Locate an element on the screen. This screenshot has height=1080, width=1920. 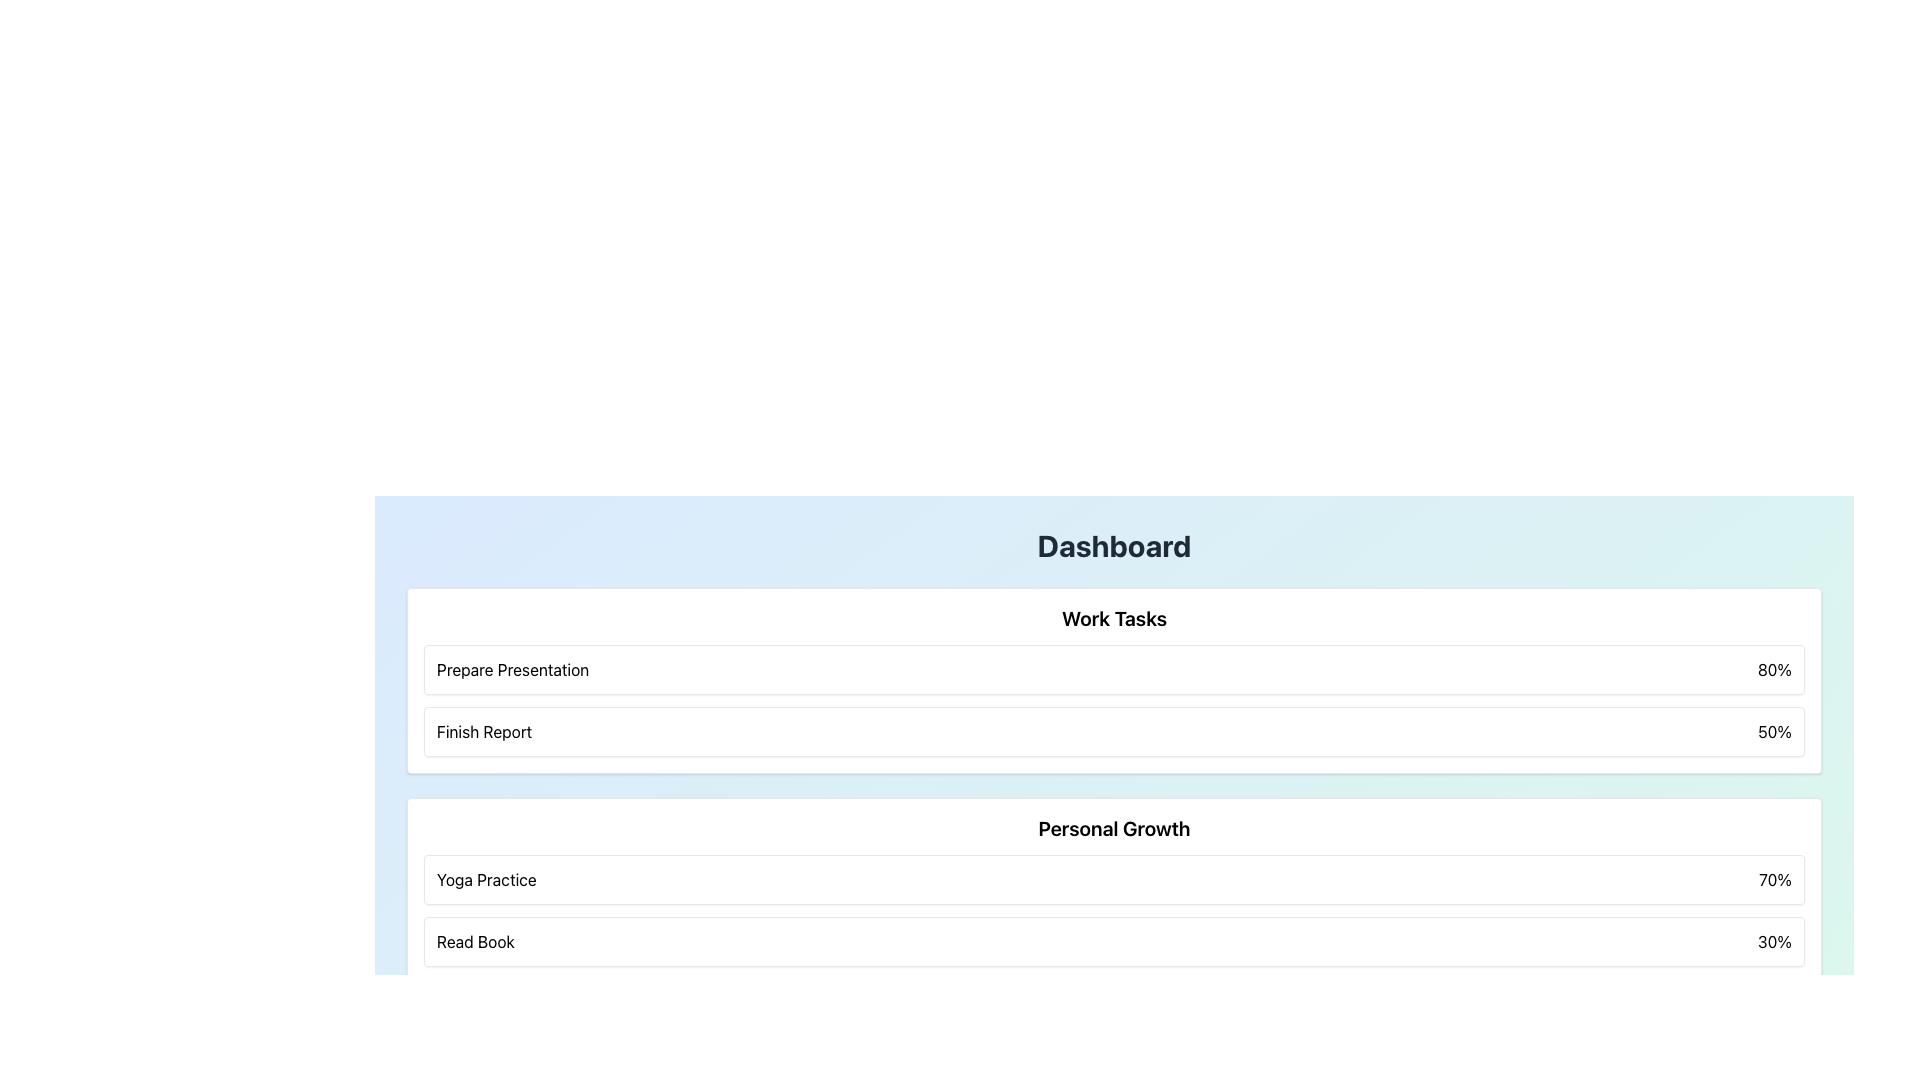
the text label representing the activity 'Yoga Practice' in the 'Personal Growth' section for reading is located at coordinates (486, 878).